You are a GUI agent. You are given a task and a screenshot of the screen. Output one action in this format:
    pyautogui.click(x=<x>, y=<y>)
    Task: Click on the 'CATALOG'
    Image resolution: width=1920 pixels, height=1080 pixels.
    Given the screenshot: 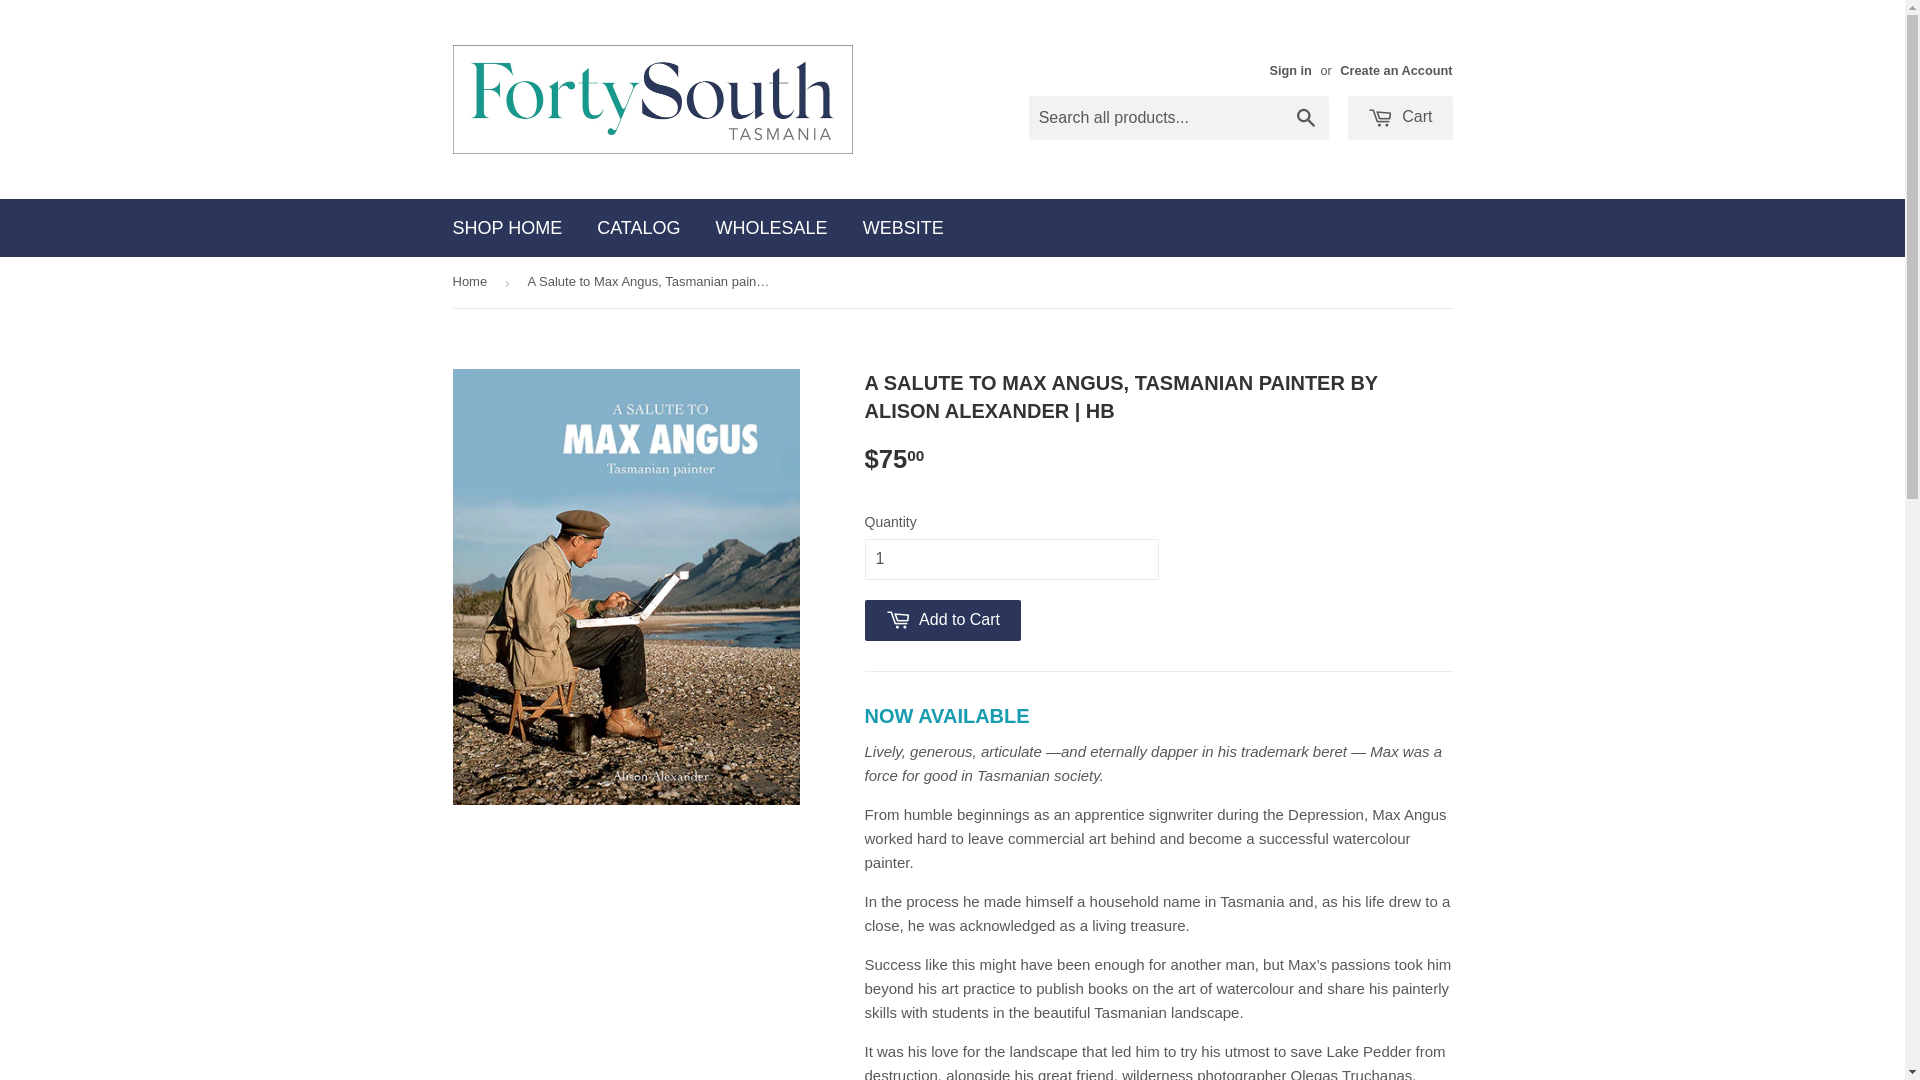 What is the action you would take?
    pyautogui.click(x=637, y=226)
    